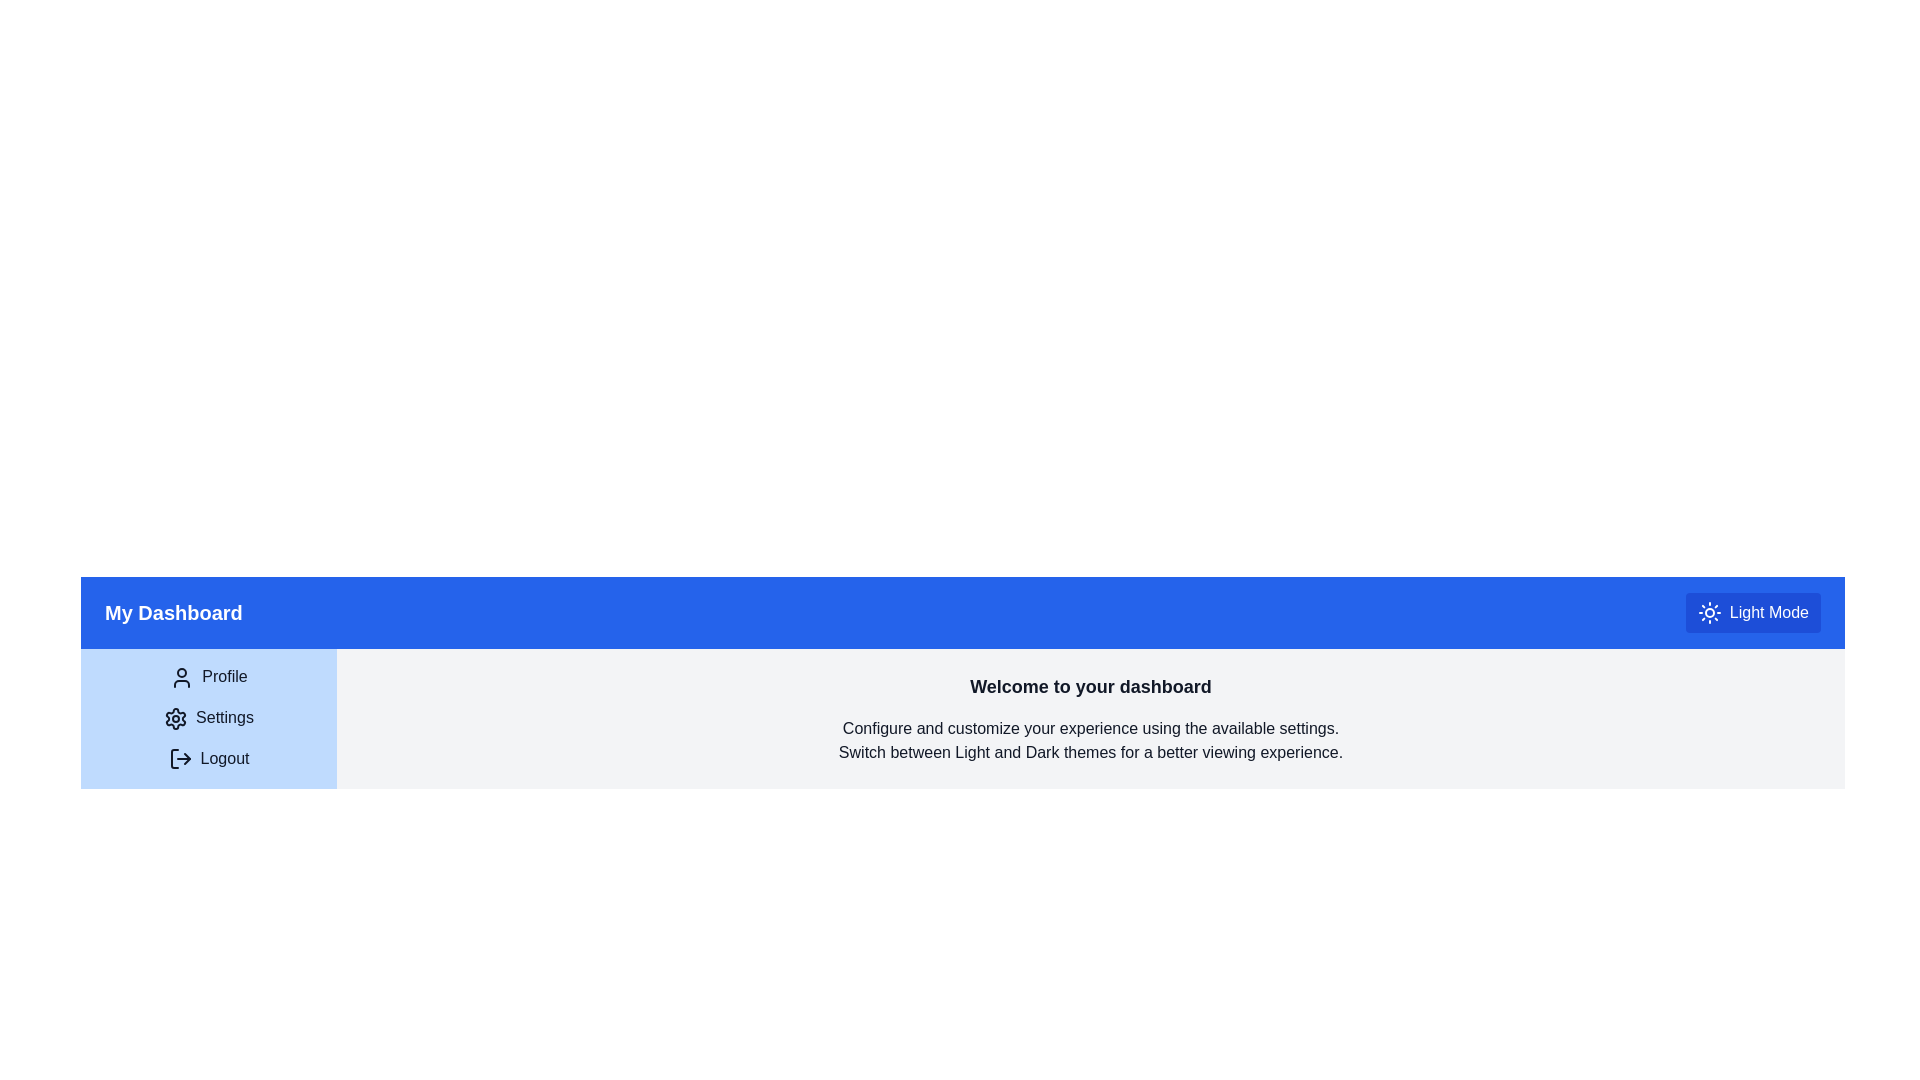 The height and width of the screenshot is (1080, 1920). Describe the element at coordinates (182, 676) in the screenshot. I see `the user profile icon, which is a minimalistic avatar silhouette located in the top-left corner of the vertical list menu under the 'Profile' section` at that location.